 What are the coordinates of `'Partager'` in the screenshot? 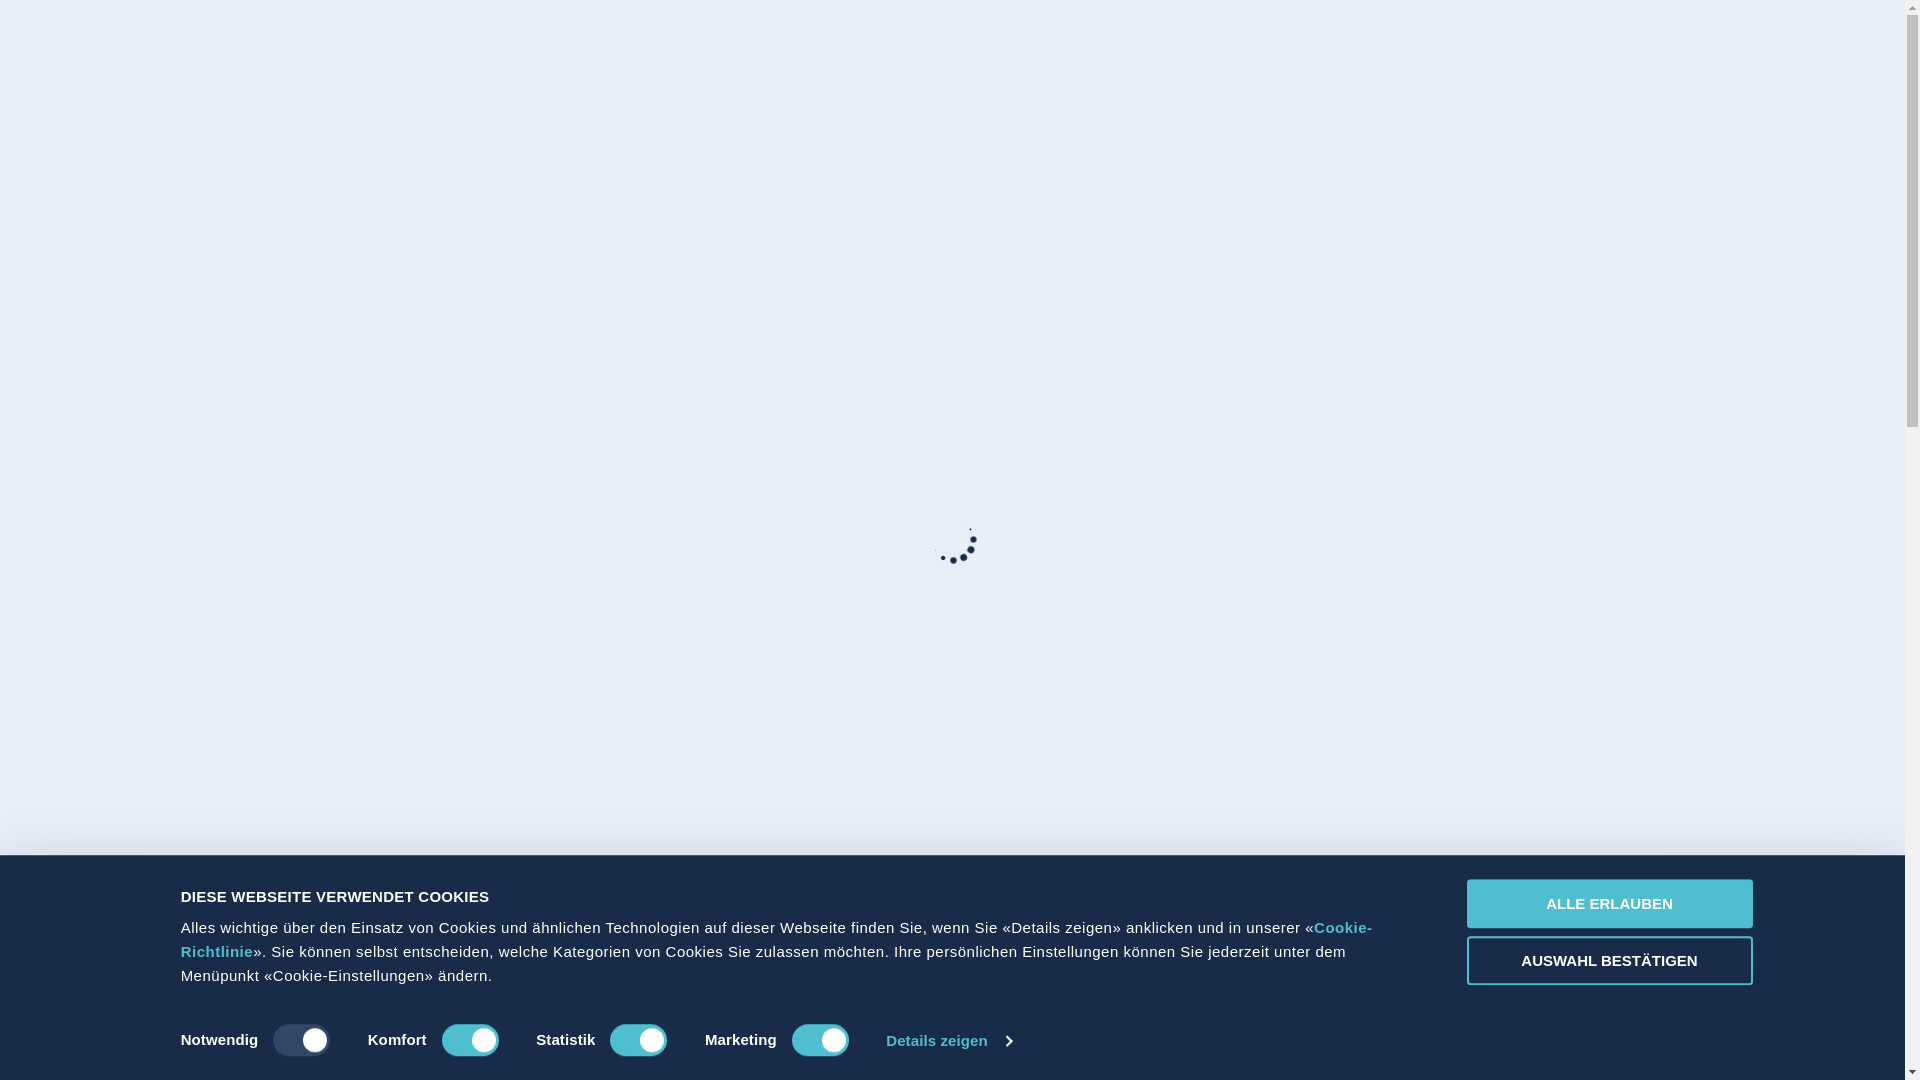 It's located at (1546, 49).